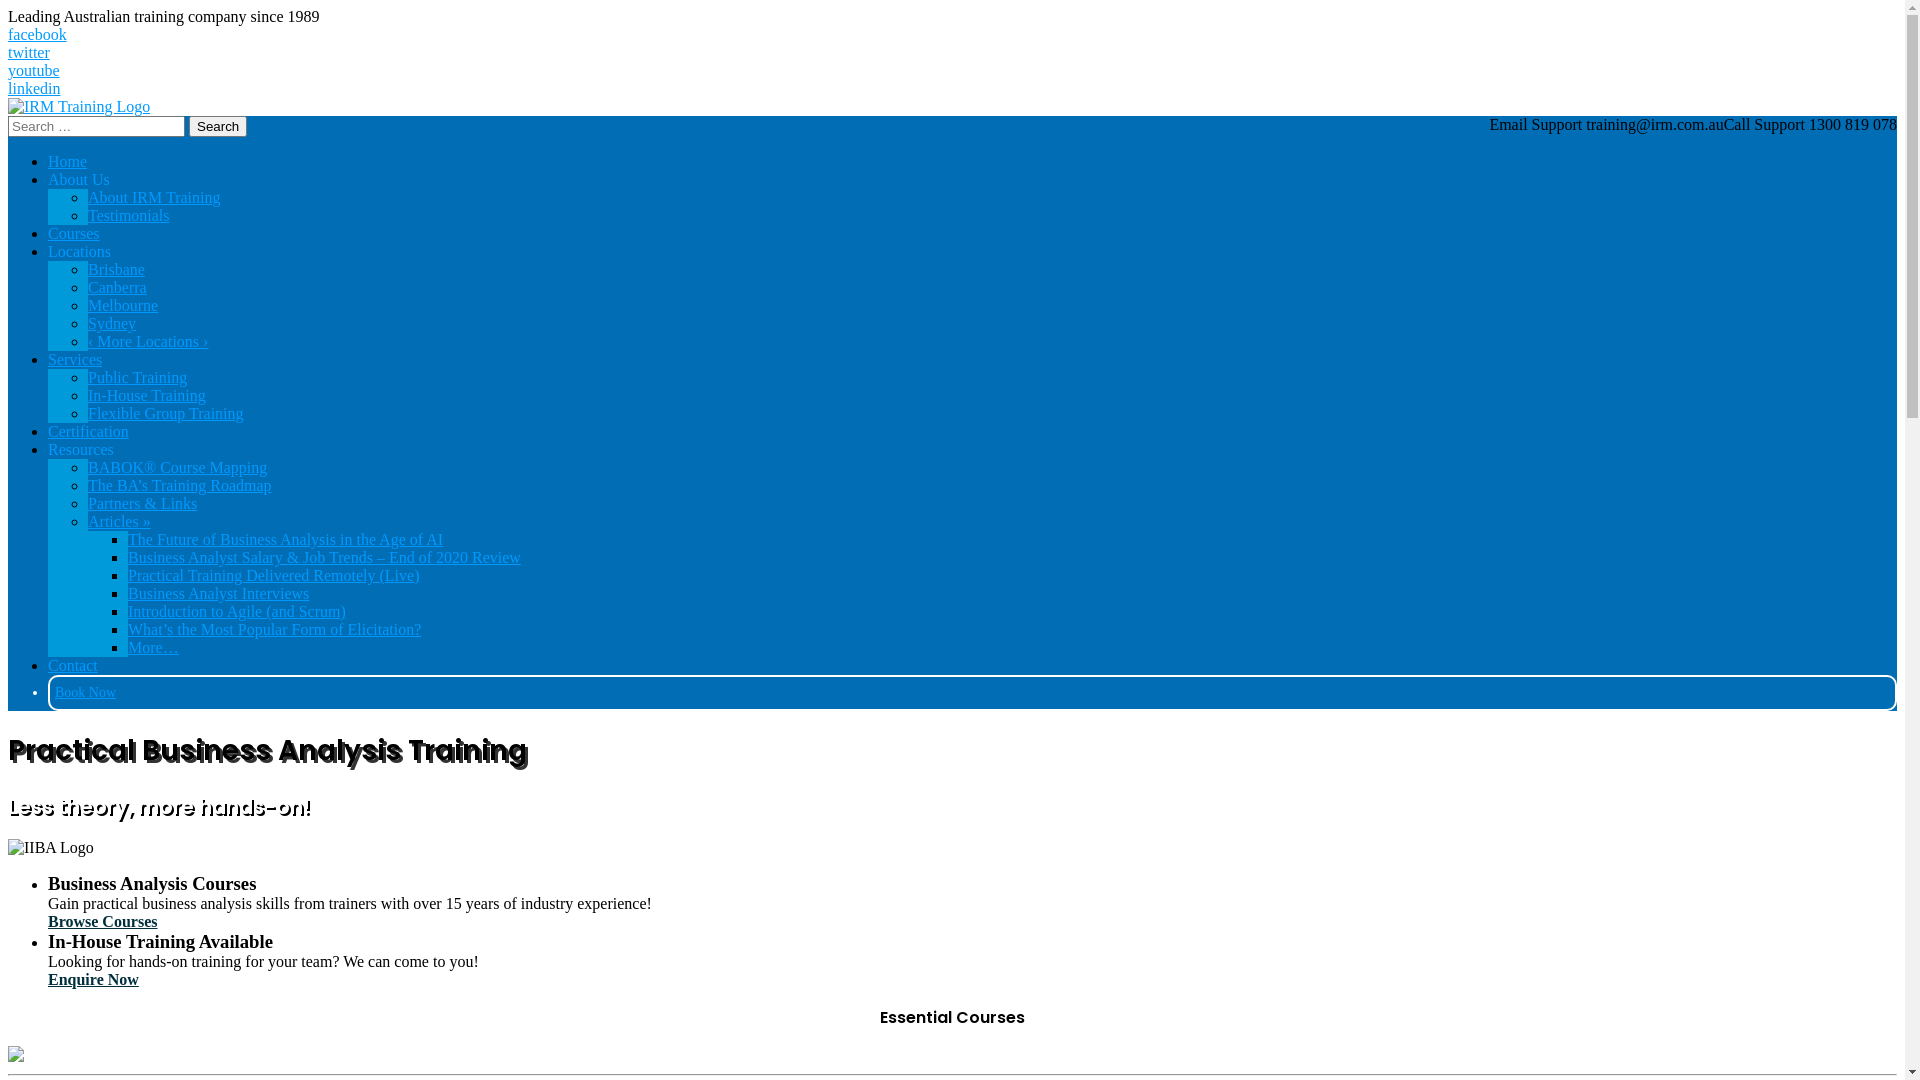  What do you see at coordinates (115, 268) in the screenshot?
I see `'Brisbane'` at bounding box center [115, 268].